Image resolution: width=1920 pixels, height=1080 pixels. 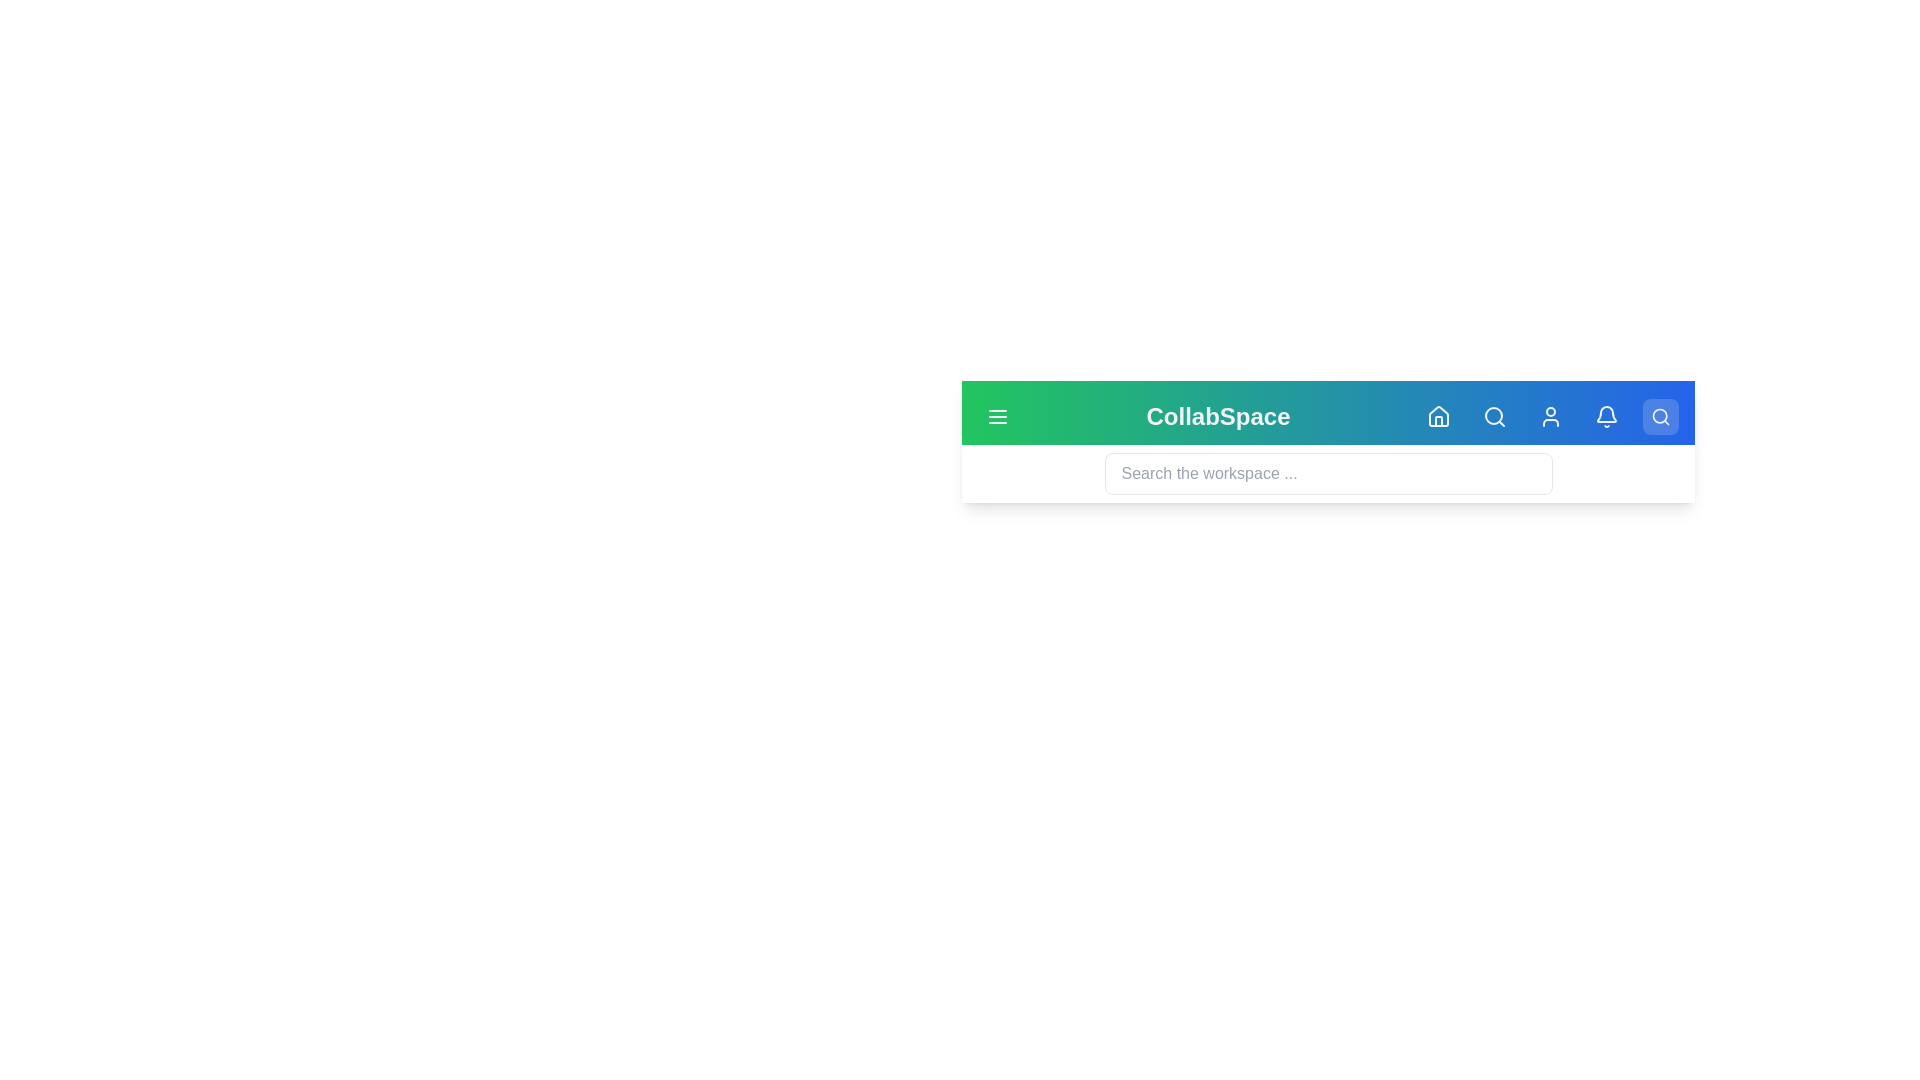 I want to click on the search input field to focus it, so click(x=1328, y=474).